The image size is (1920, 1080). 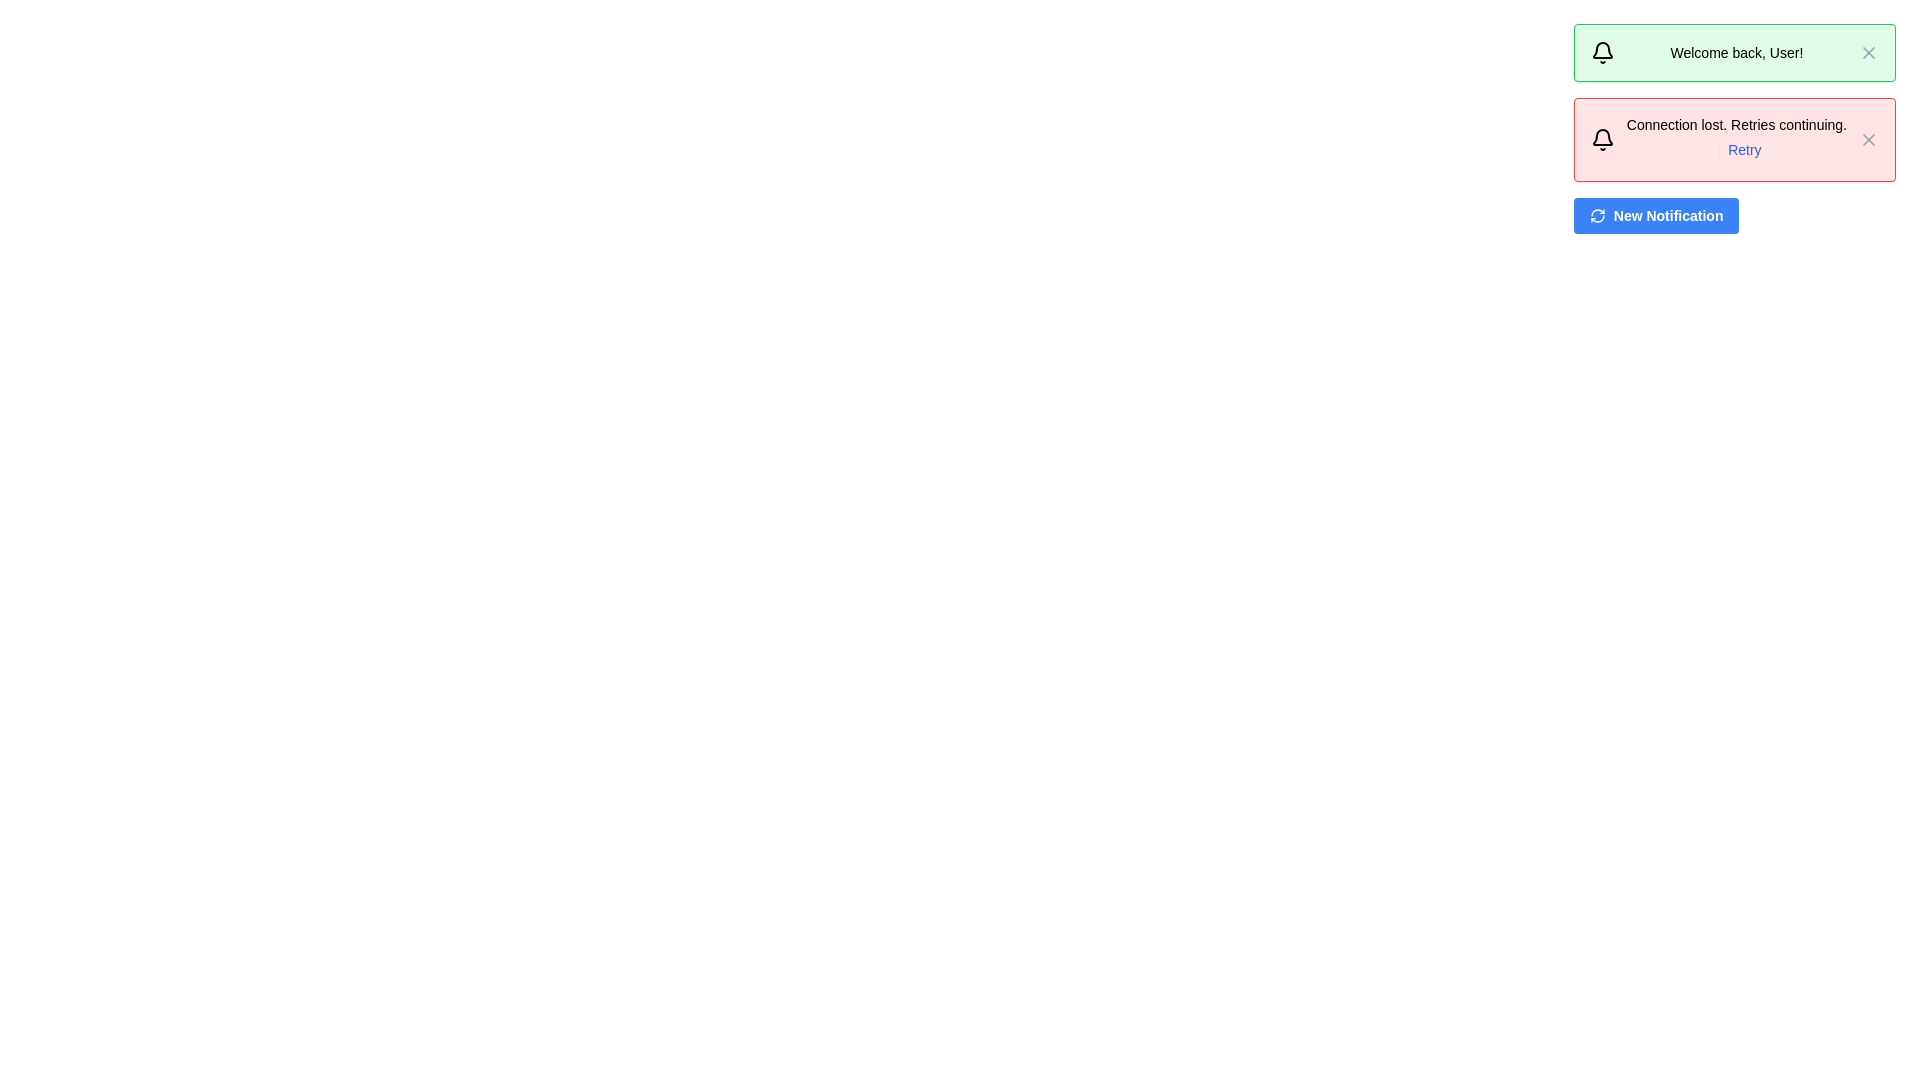 I want to click on the cross (X) icon at the far-right end of the notification bar, so click(x=1867, y=52).